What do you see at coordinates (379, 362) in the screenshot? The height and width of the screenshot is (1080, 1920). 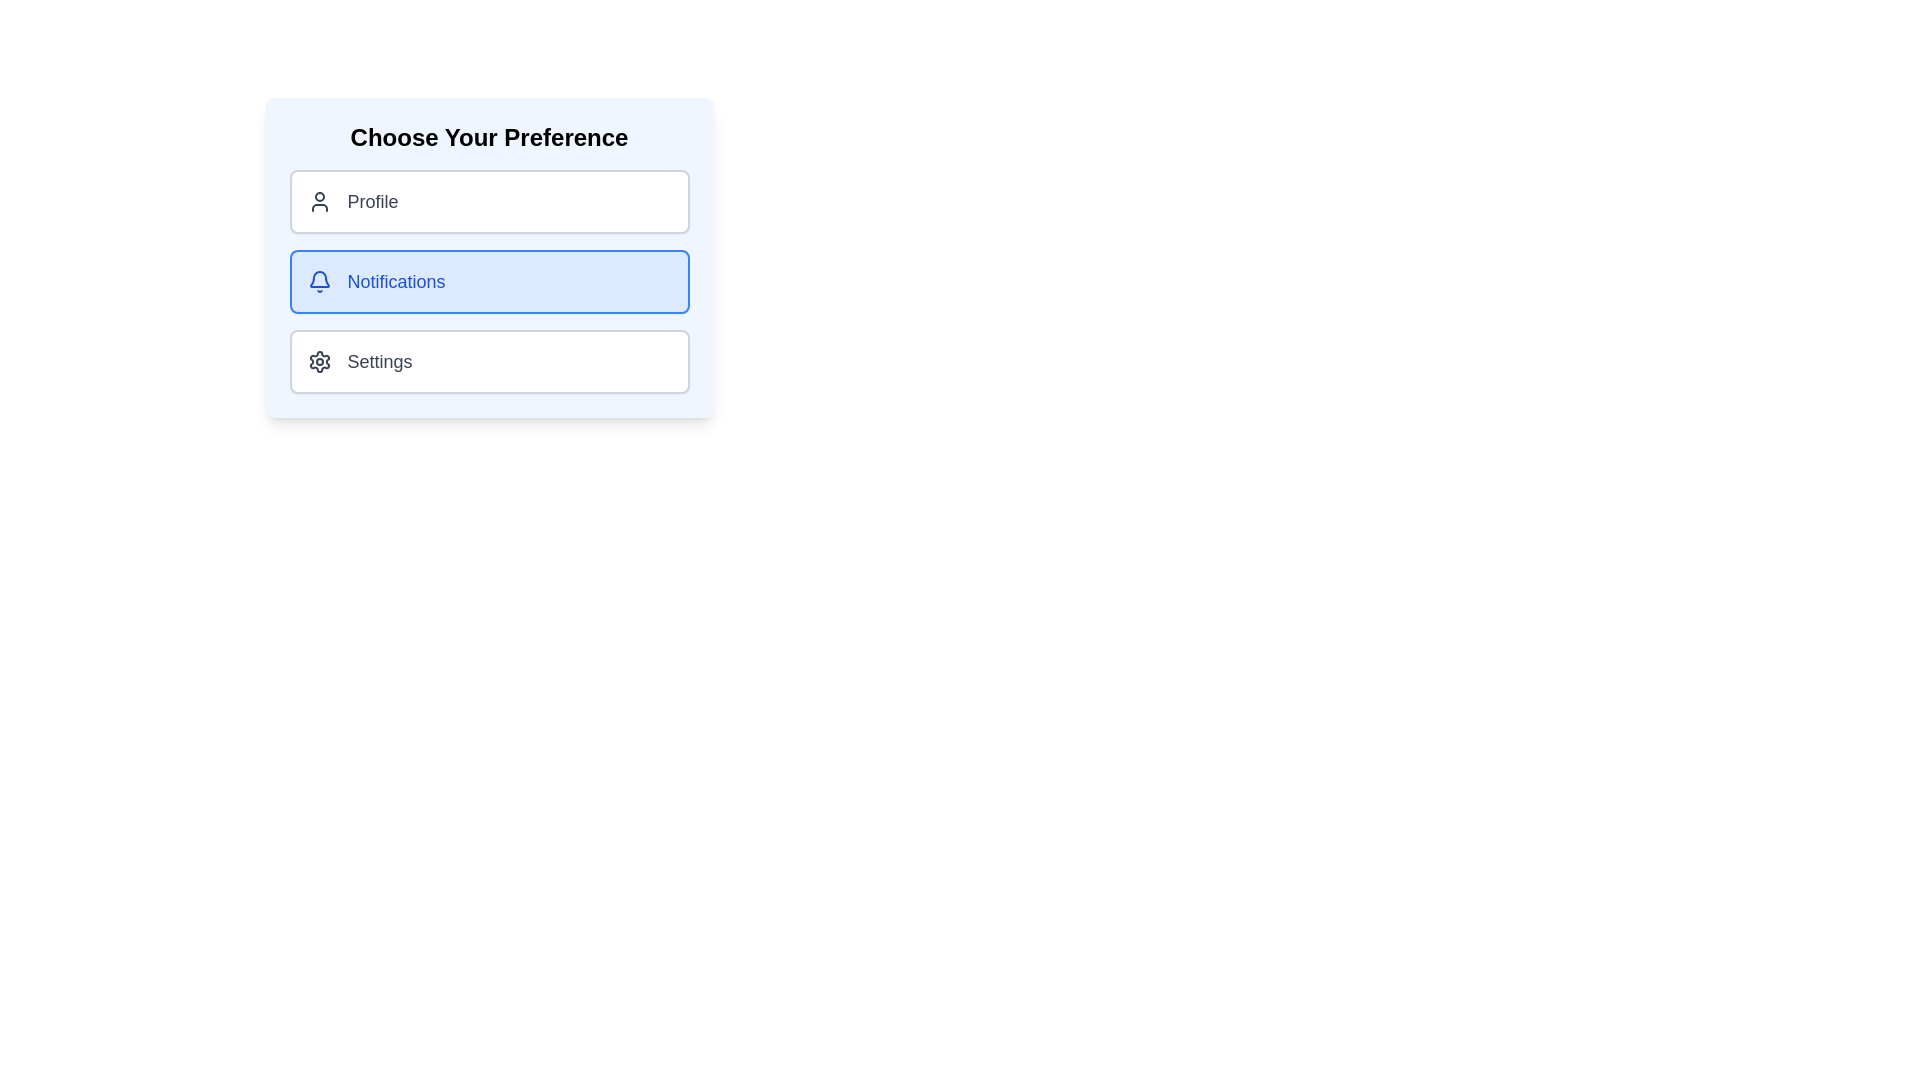 I see `the 'Settings' text label, which is styled with a medium font size and located to the right of a gear icon within the third card in a vertical list` at bounding box center [379, 362].